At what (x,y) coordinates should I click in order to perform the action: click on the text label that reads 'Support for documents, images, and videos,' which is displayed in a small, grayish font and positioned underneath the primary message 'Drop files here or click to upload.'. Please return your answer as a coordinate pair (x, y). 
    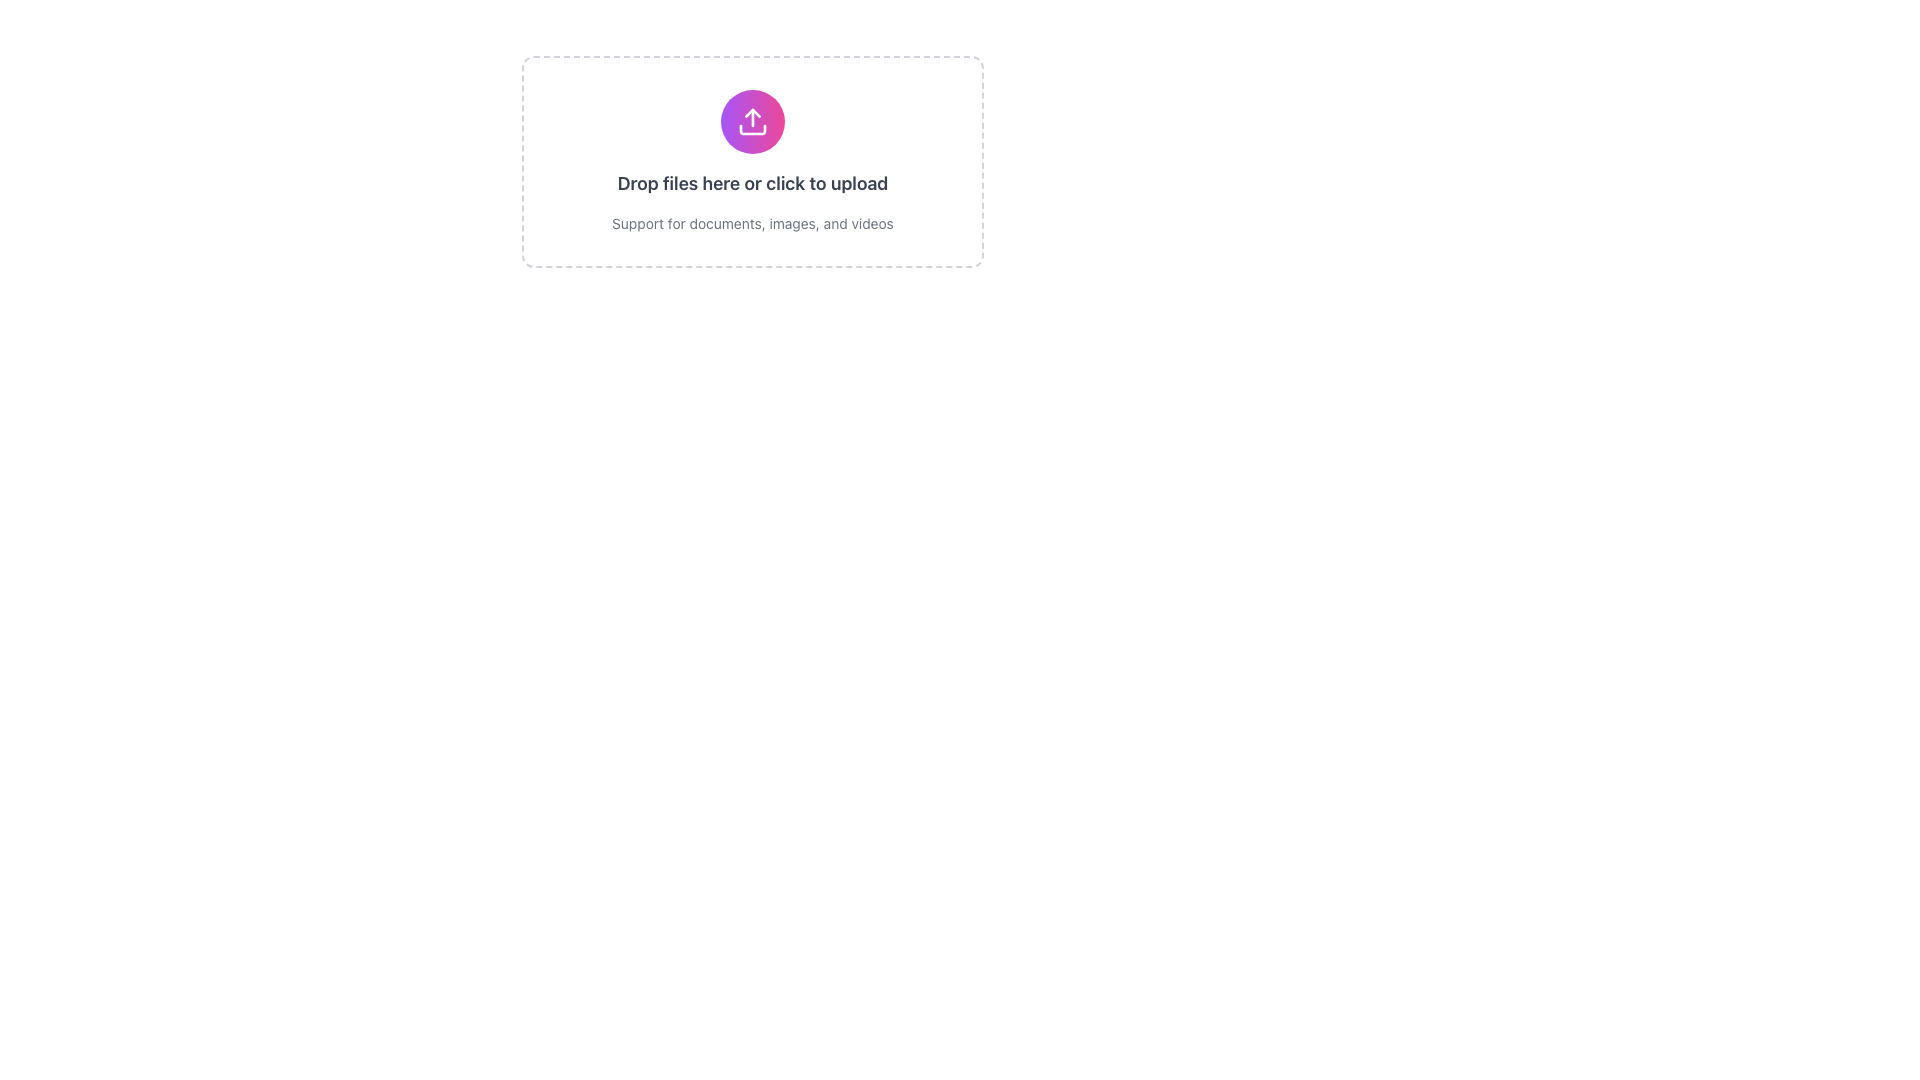
    Looking at the image, I should click on (752, 223).